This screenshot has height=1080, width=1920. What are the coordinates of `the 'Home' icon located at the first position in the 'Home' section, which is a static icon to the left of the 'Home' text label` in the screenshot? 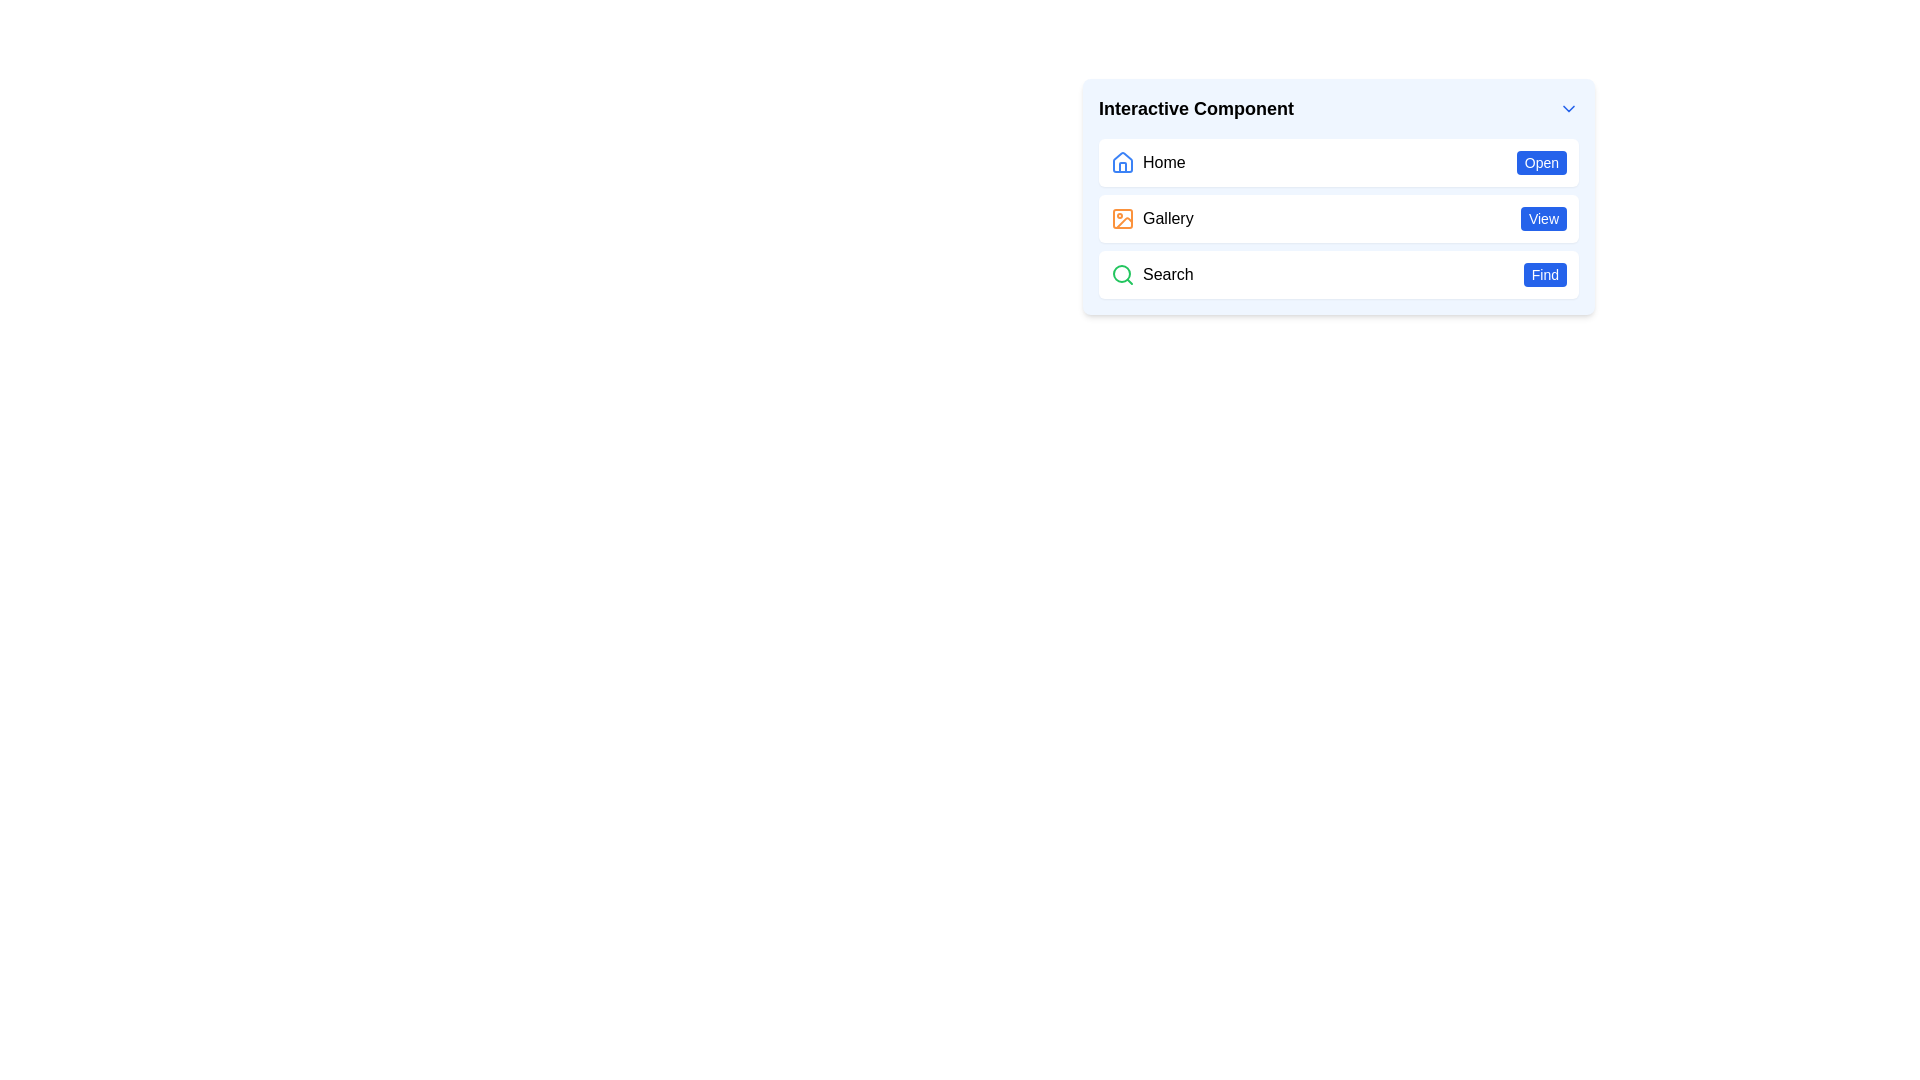 It's located at (1123, 161).